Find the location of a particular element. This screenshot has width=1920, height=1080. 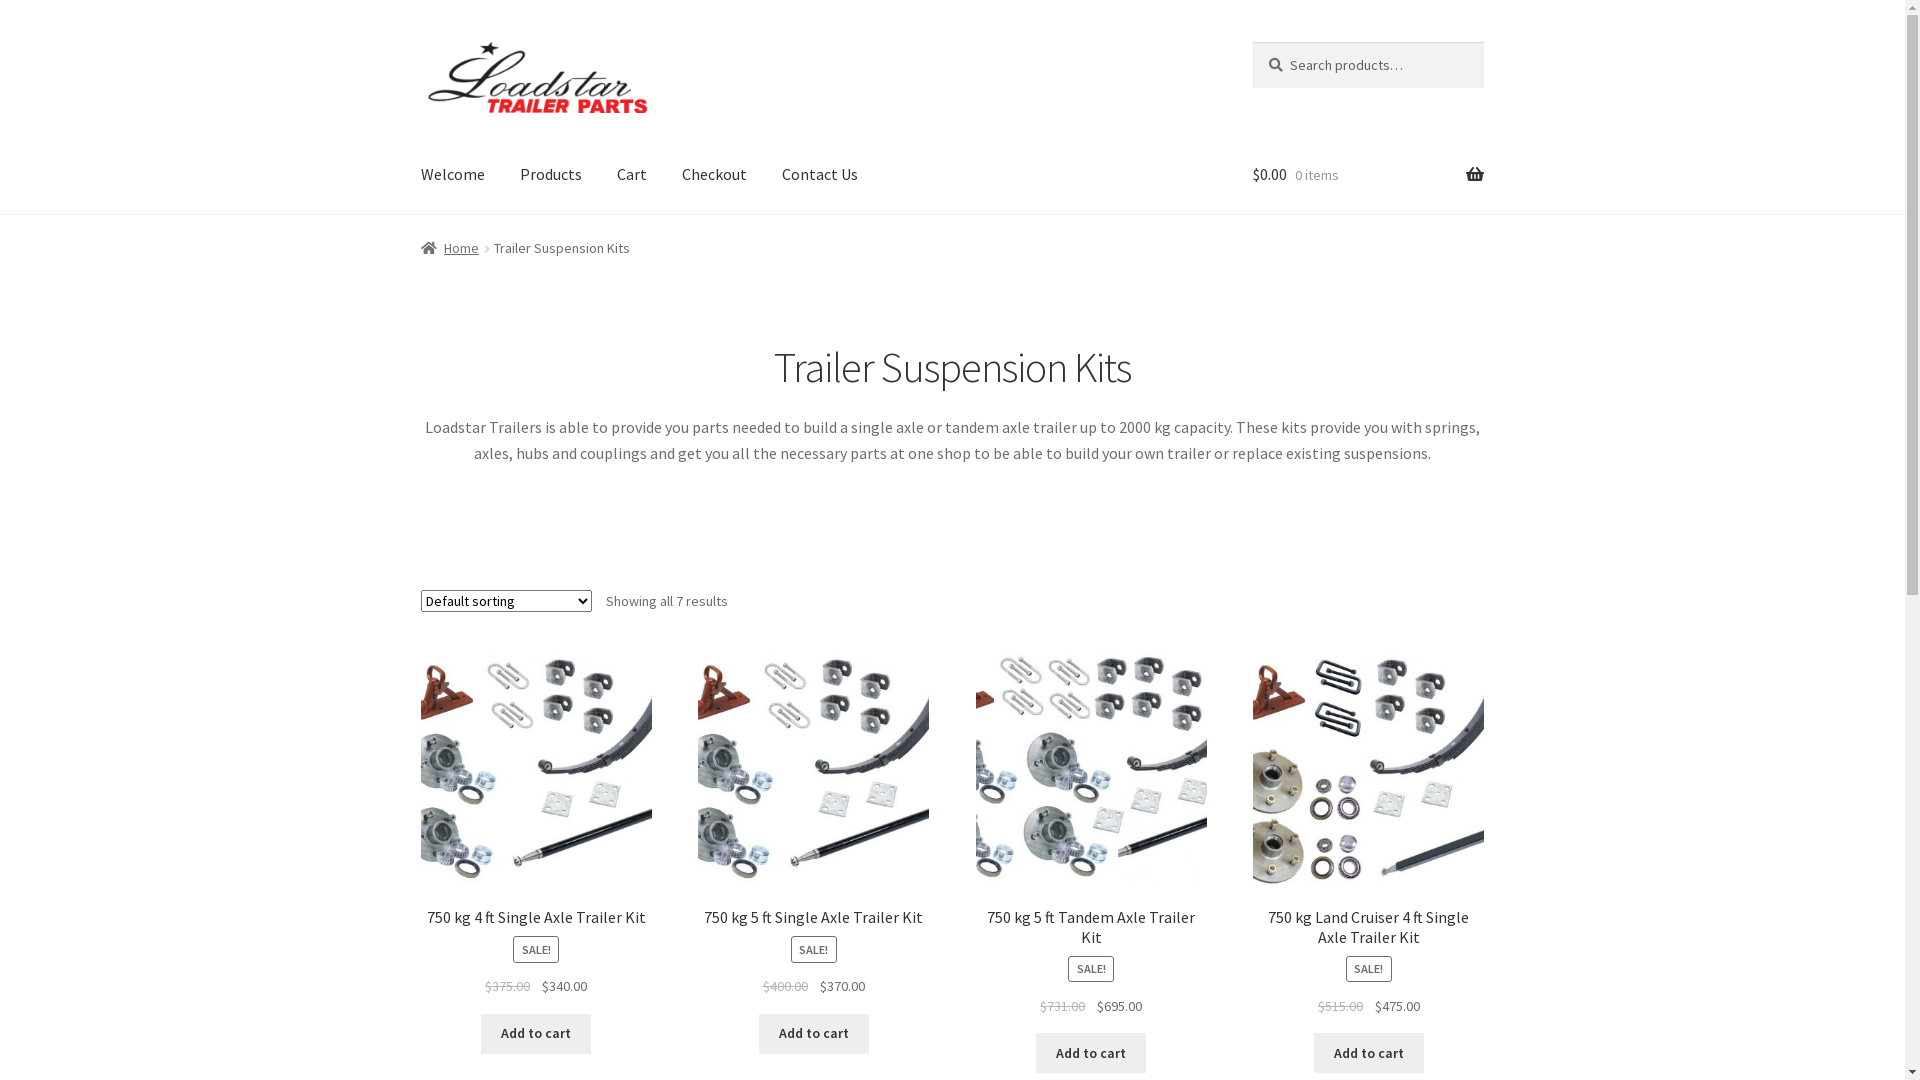

'Contact Us' is located at coordinates (820, 173).